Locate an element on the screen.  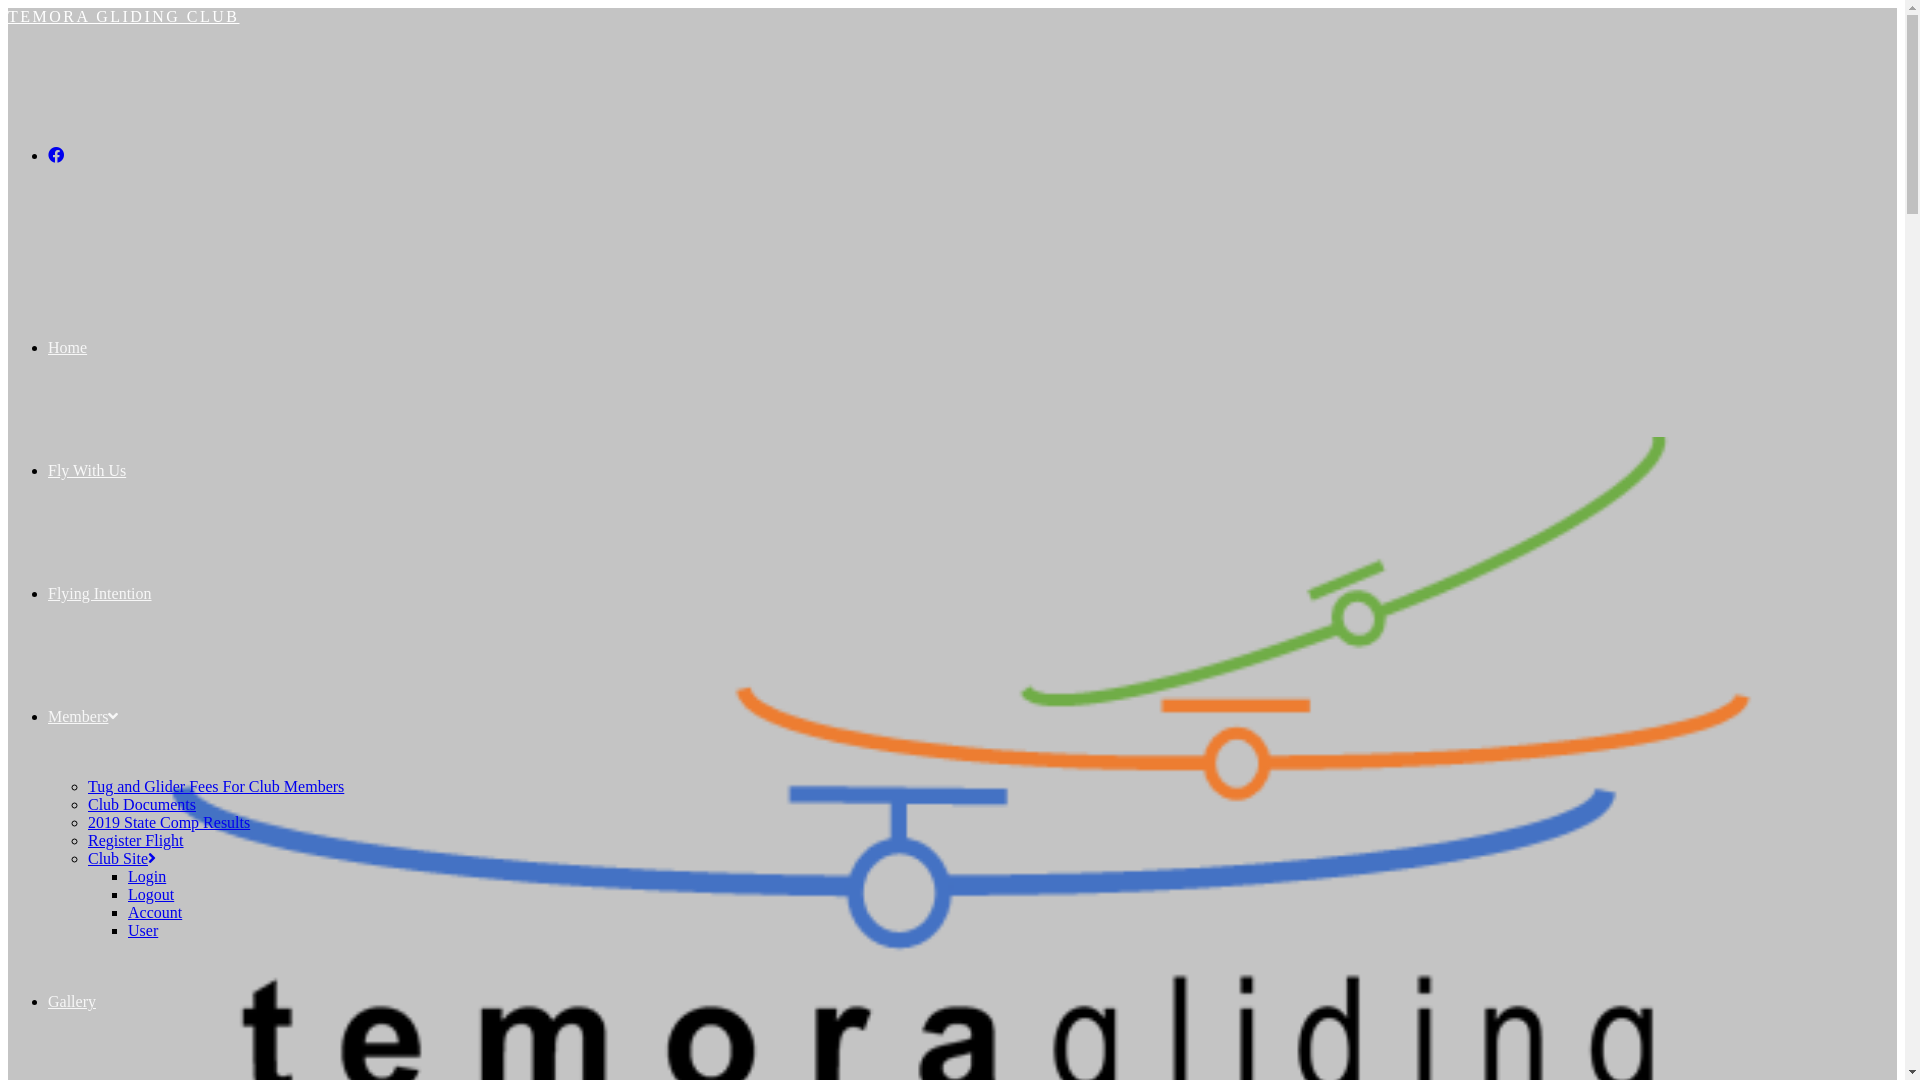
'TEMORA GLIDING CLUB' is located at coordinates (123, 16).